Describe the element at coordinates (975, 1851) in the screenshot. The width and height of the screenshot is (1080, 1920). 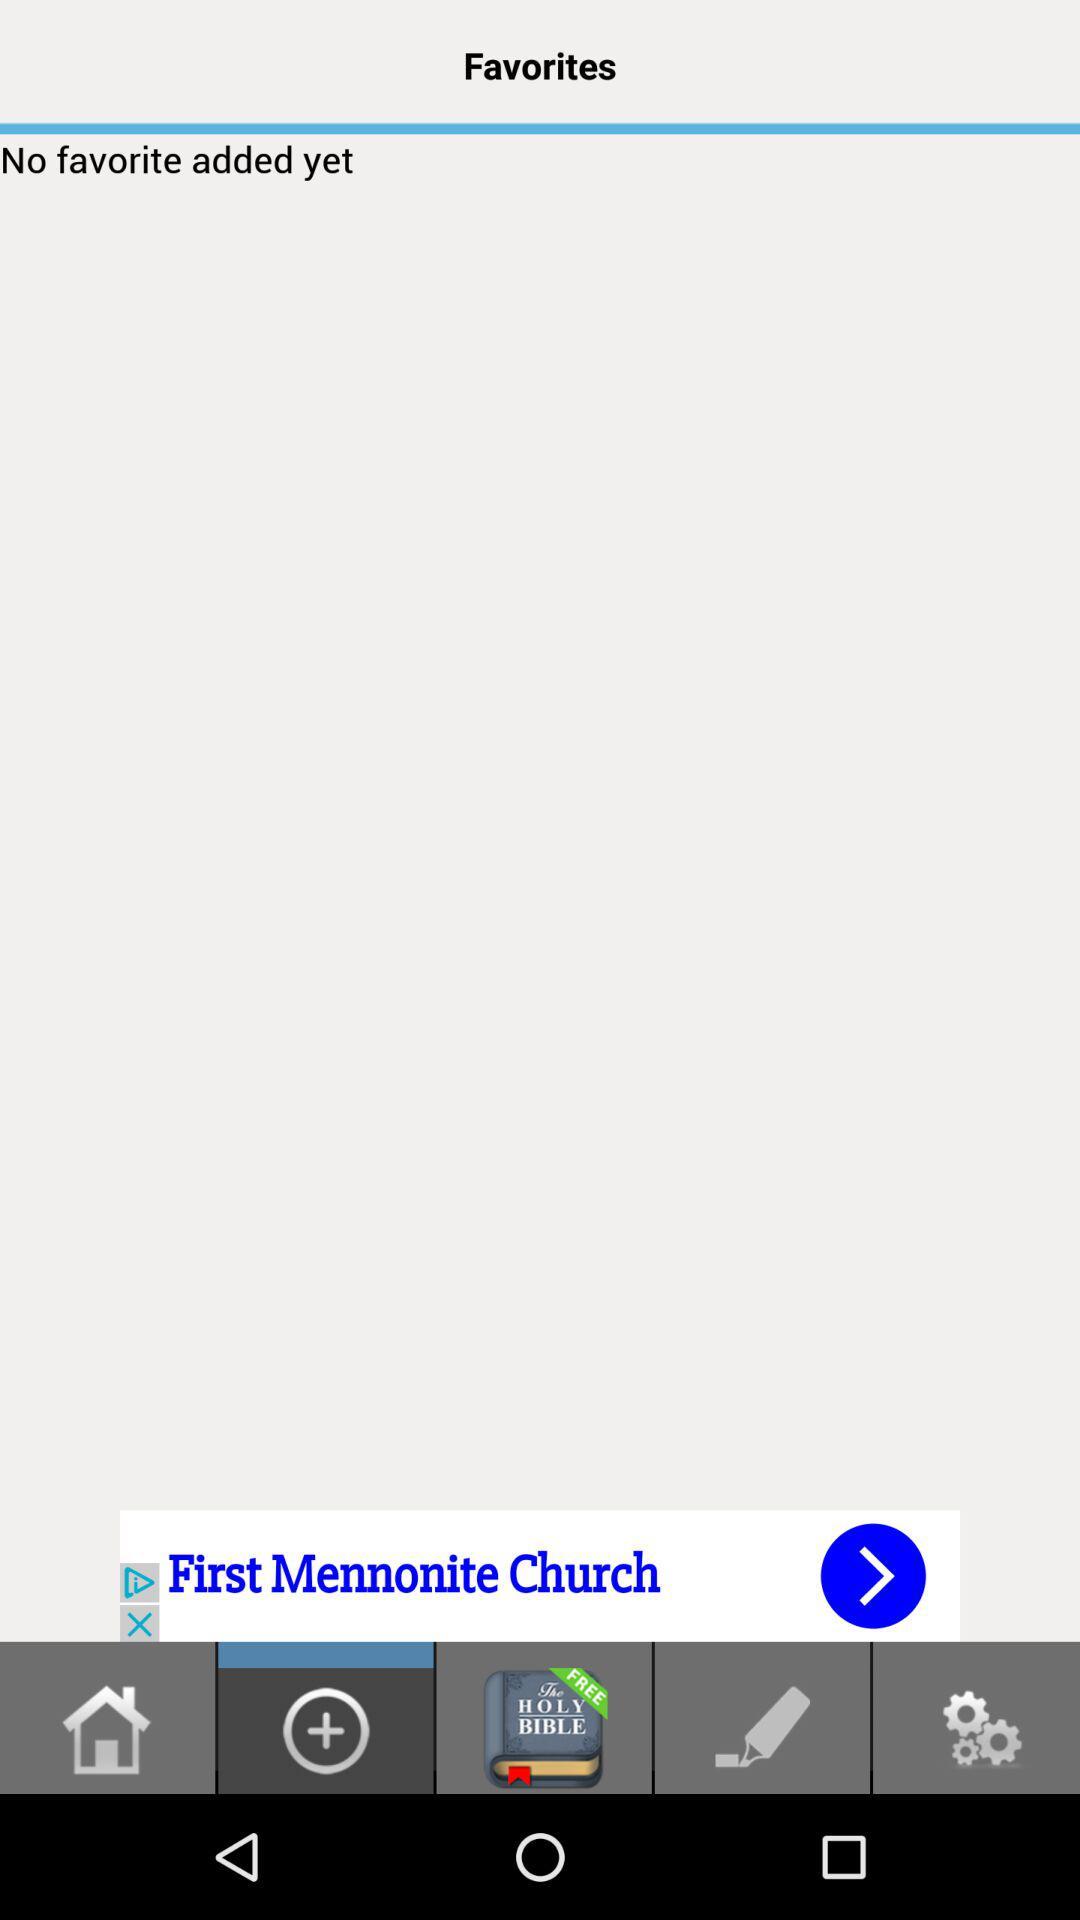
I see `the settings icon` at that location.